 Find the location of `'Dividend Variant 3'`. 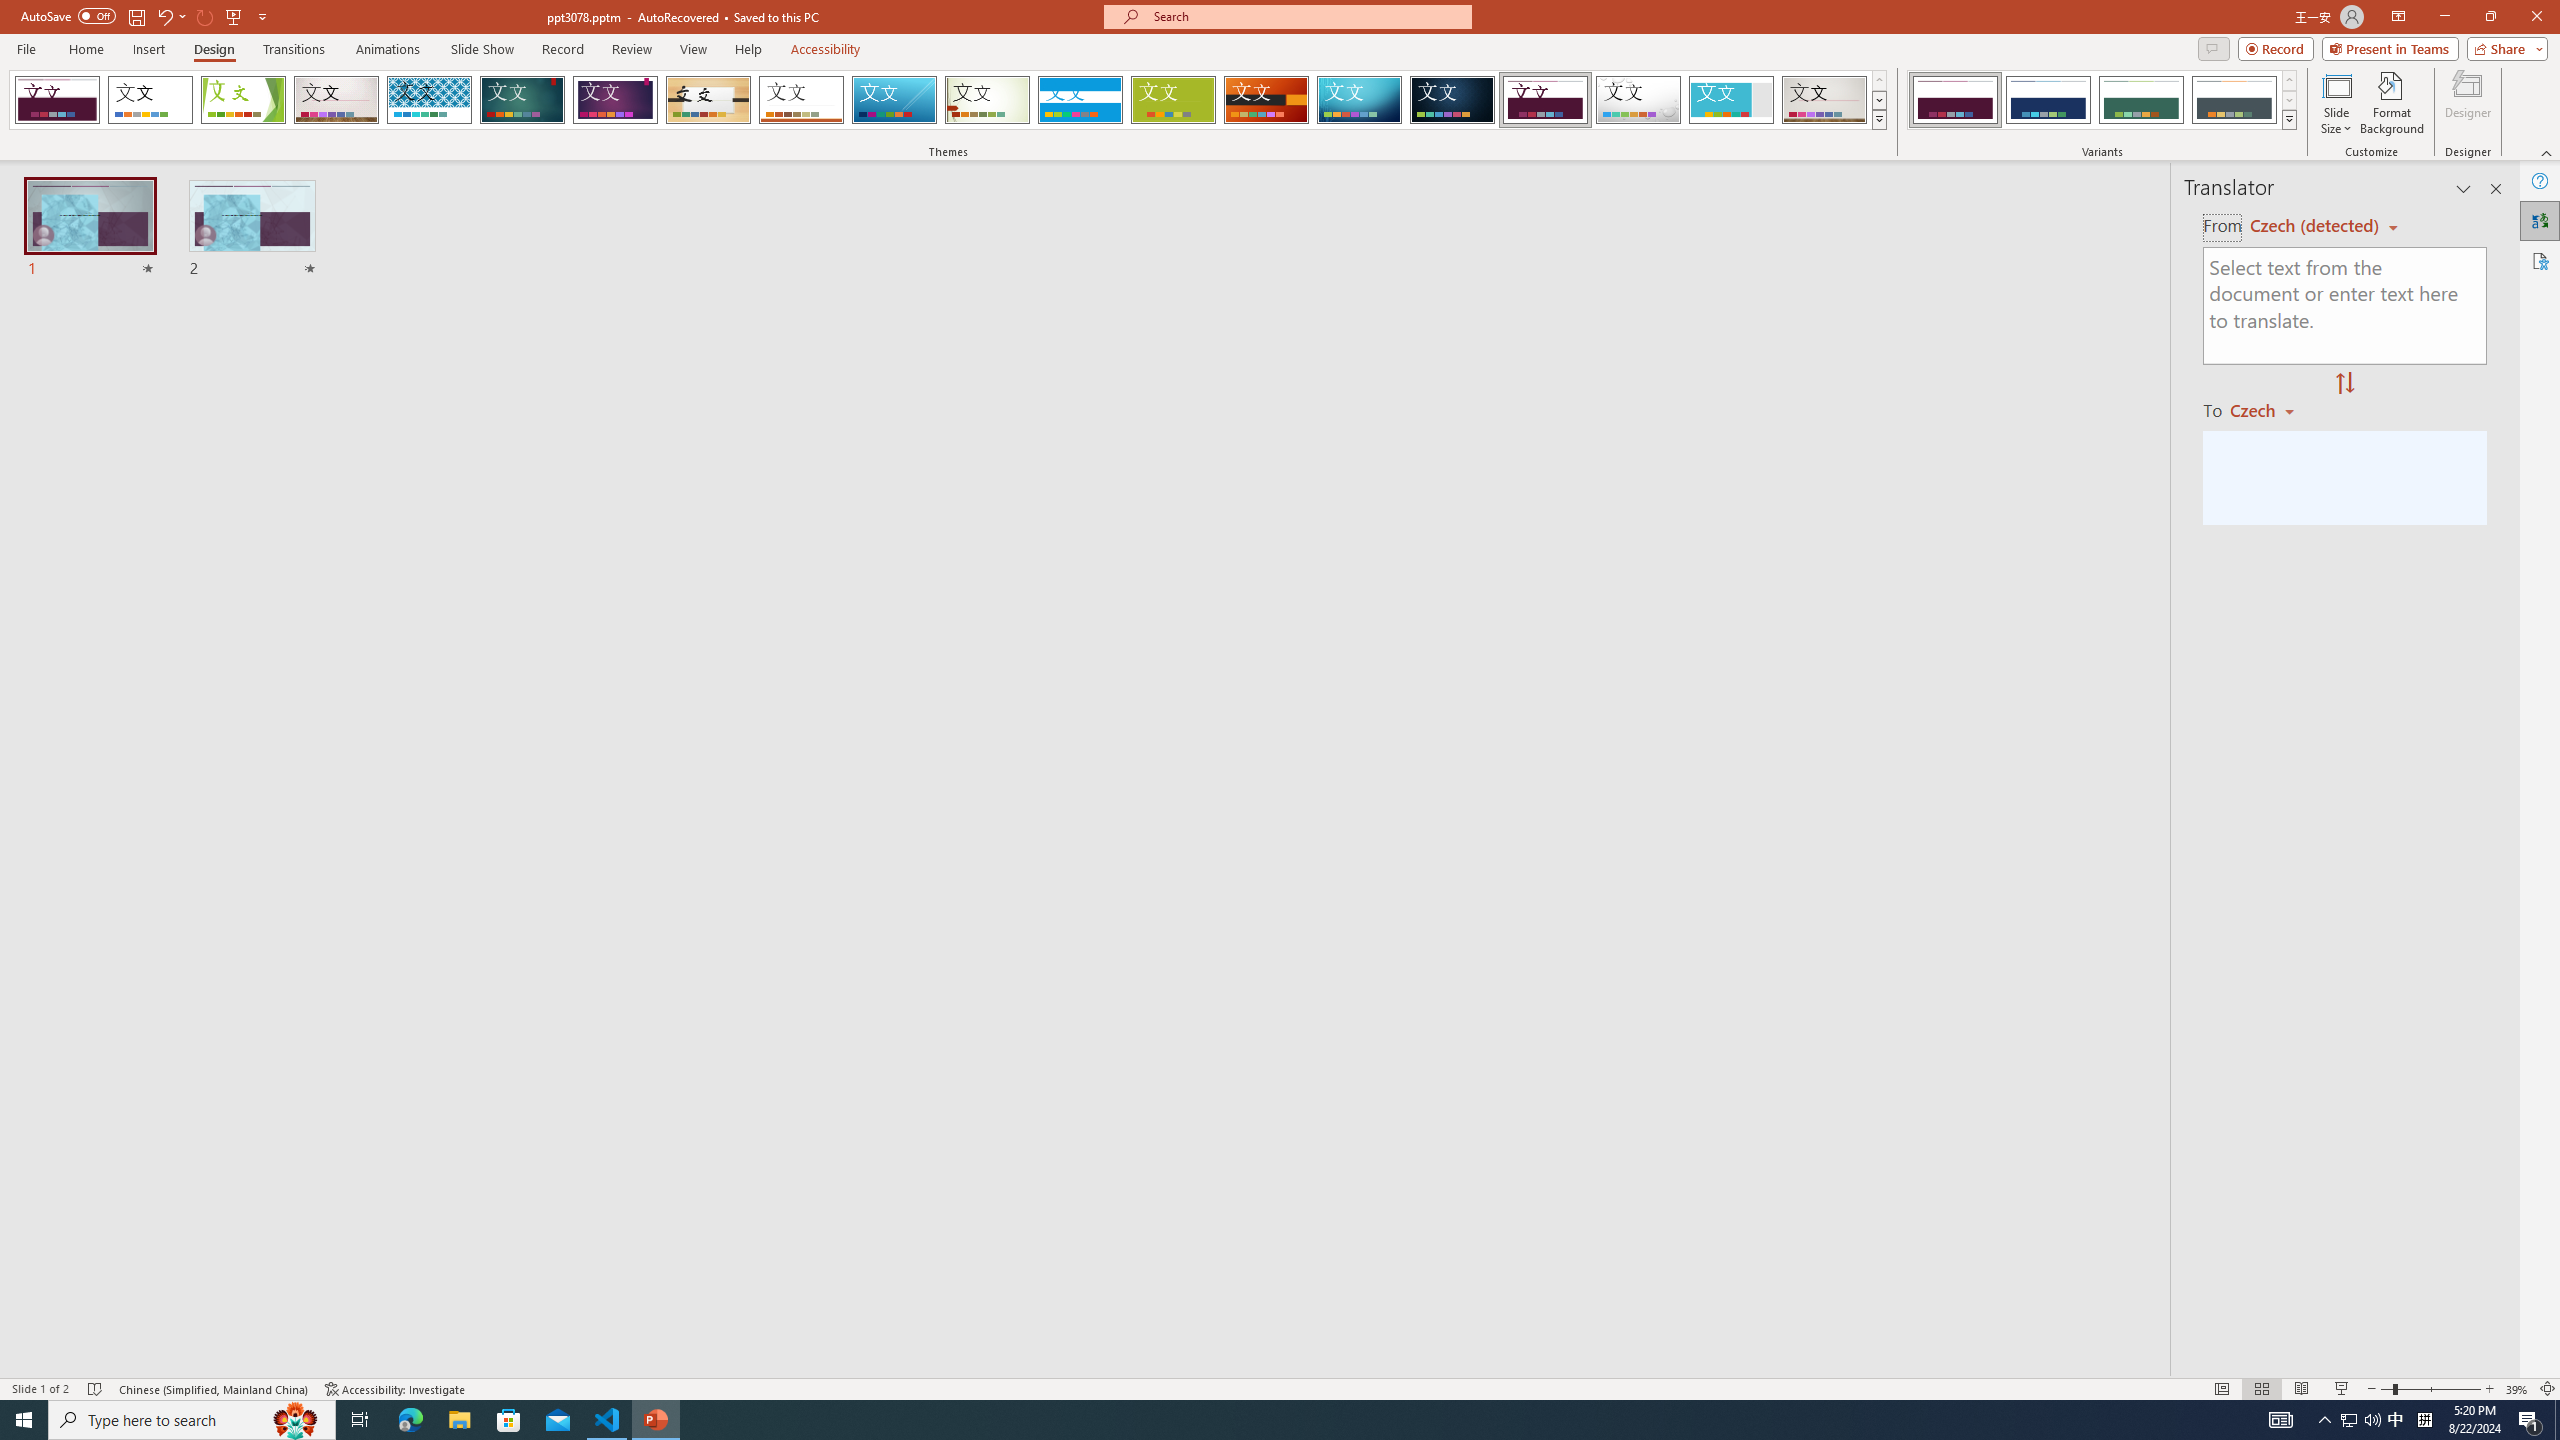

'Dividend Variant 3' is located at coordinates (2140, 99).